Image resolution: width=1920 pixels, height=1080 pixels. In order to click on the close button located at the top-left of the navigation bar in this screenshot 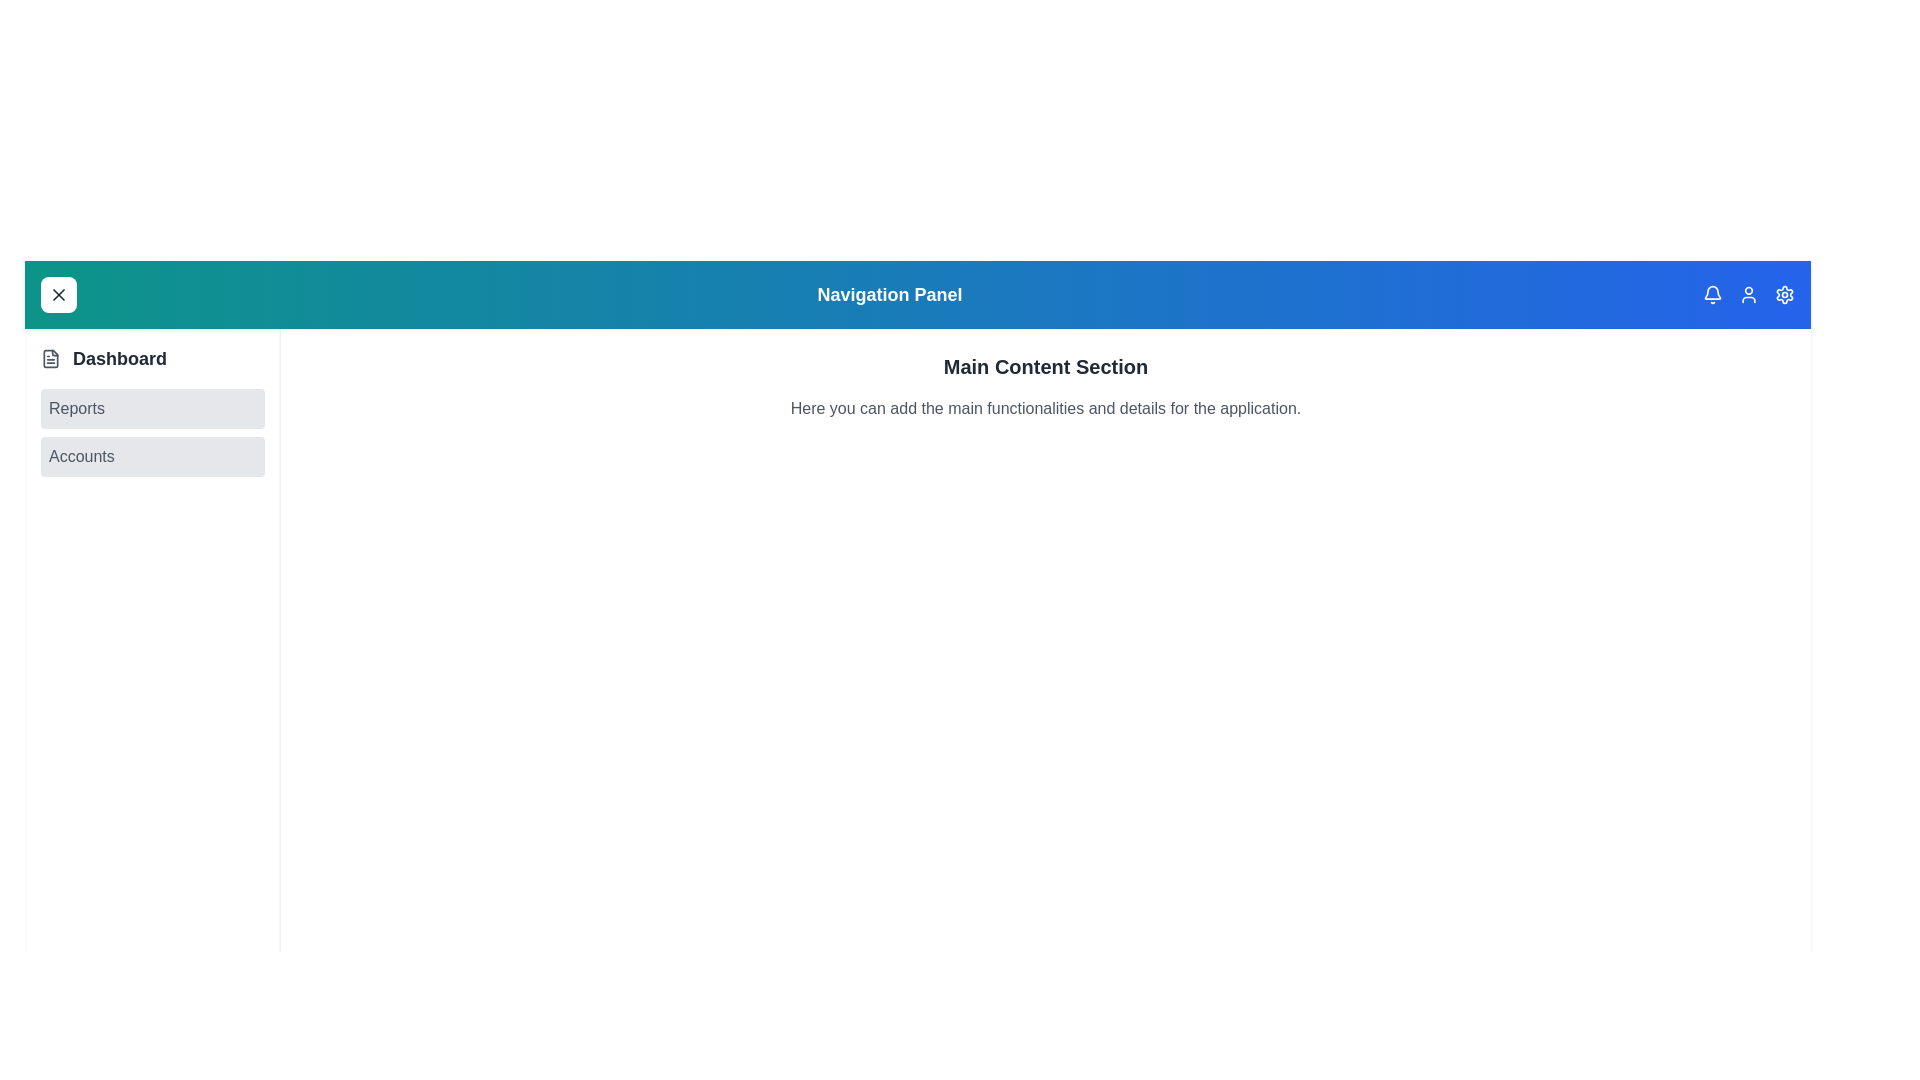, I will do `click(58, 294)`.